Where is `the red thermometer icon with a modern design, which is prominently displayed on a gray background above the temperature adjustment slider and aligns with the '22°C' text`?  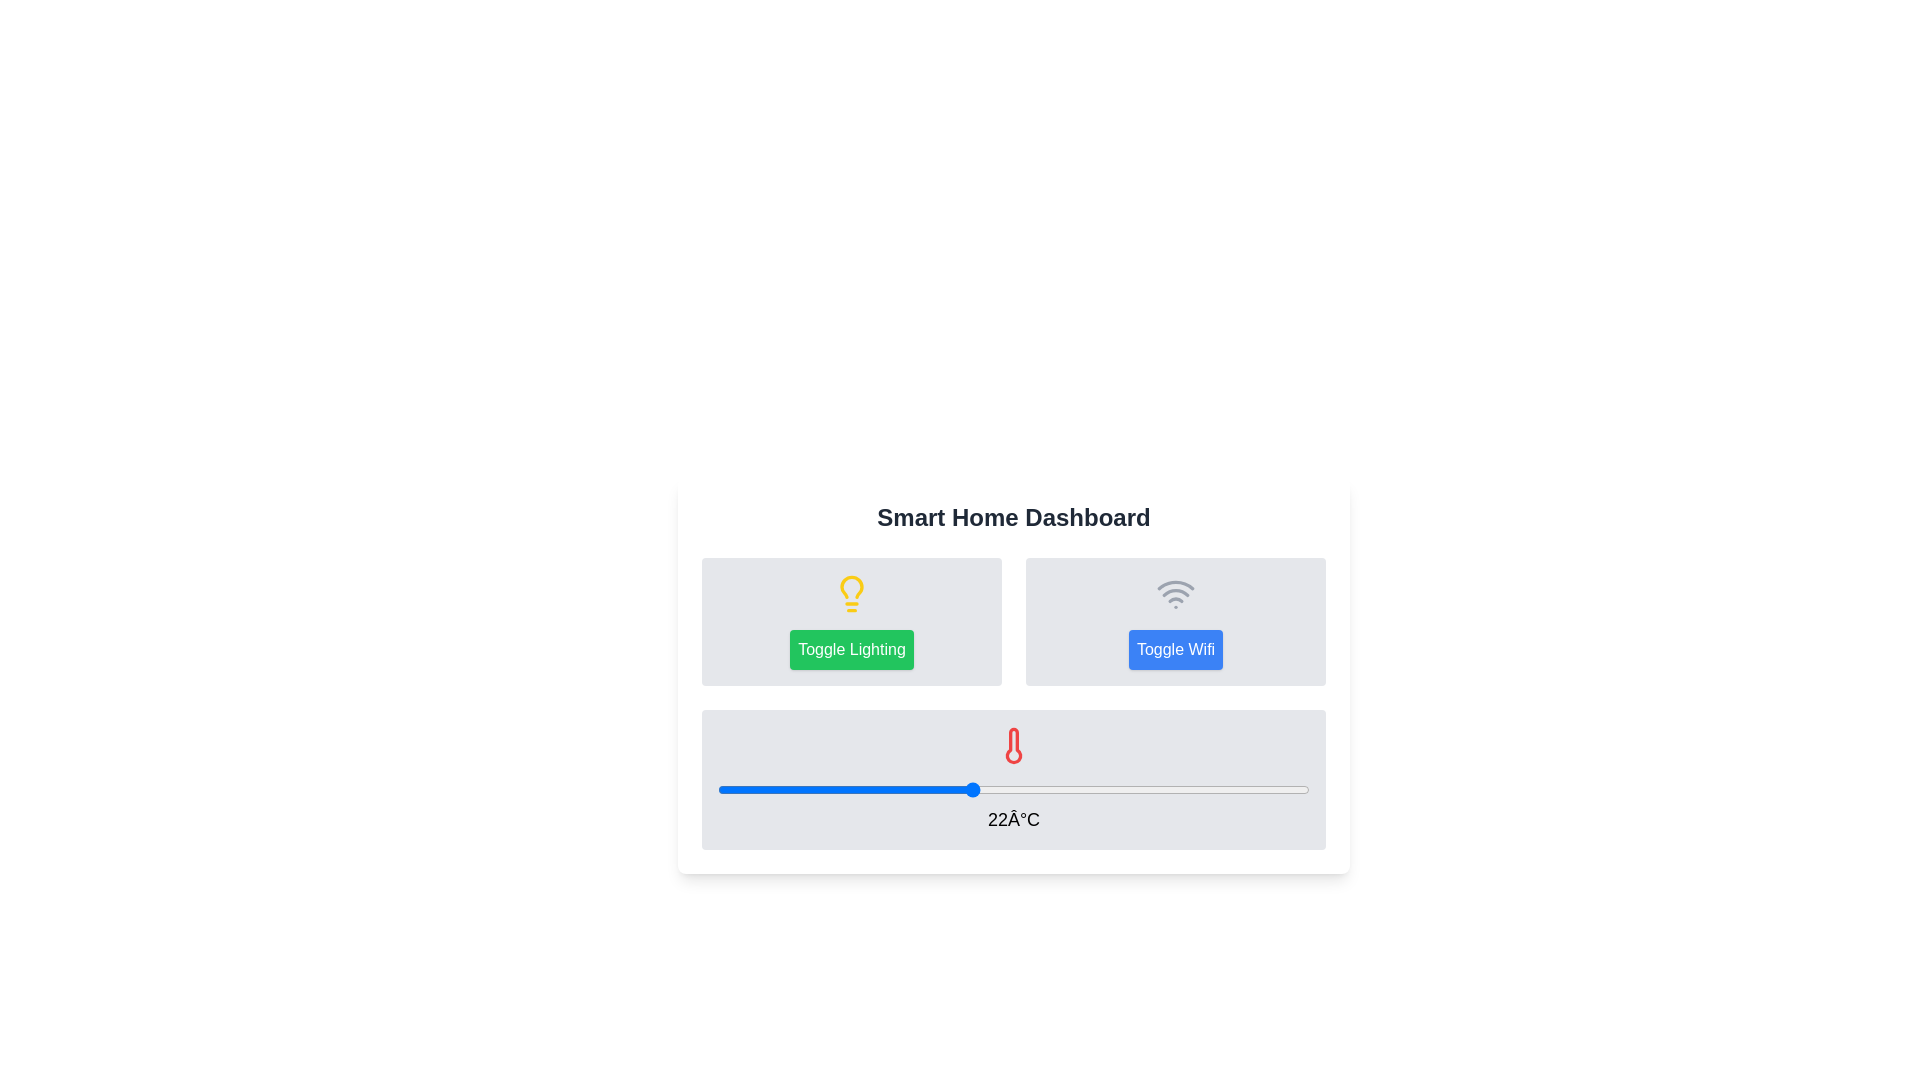
the red thermometer icon with a modern design, which is prominently displayed on a gray background above the temperature adjustment slider and aligns with the '22°C' text is located at coordinates (1013, 745).